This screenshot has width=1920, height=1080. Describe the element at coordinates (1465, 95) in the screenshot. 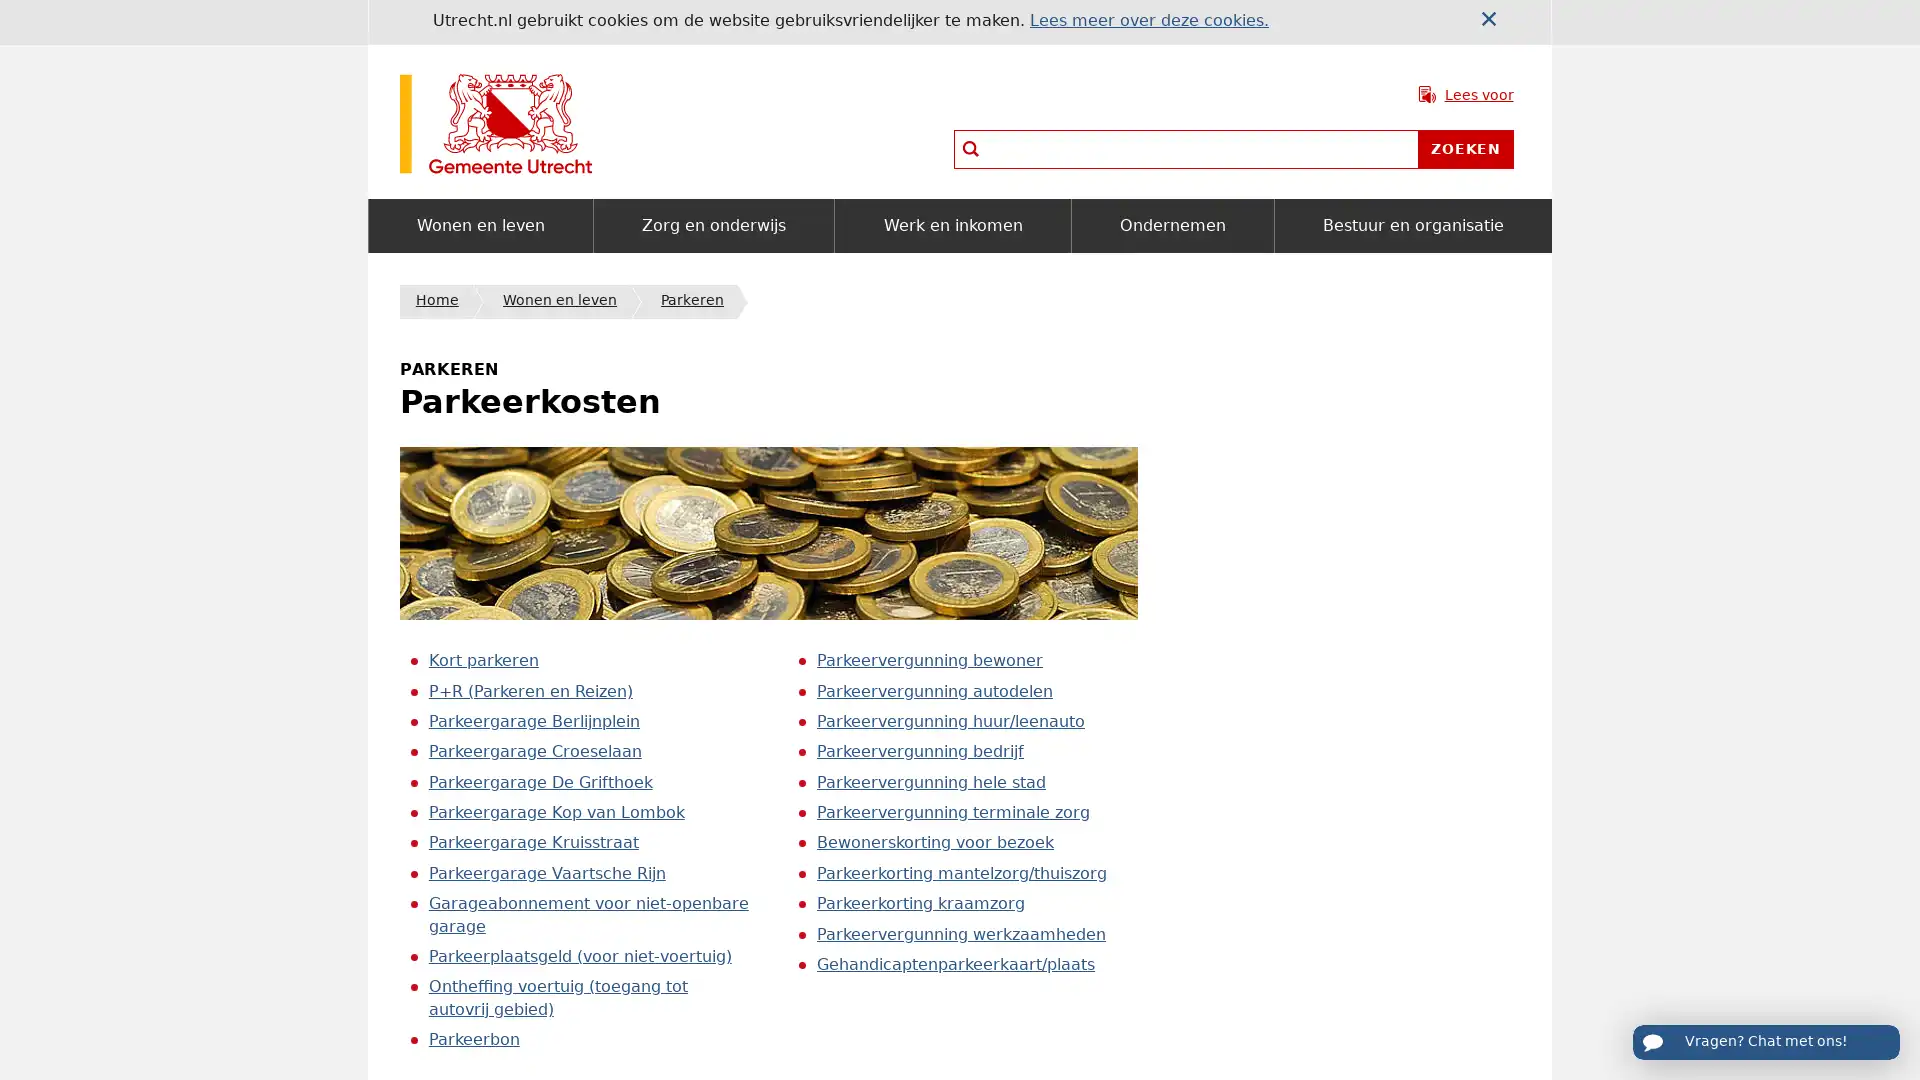

I see `Lees voor` at that location.